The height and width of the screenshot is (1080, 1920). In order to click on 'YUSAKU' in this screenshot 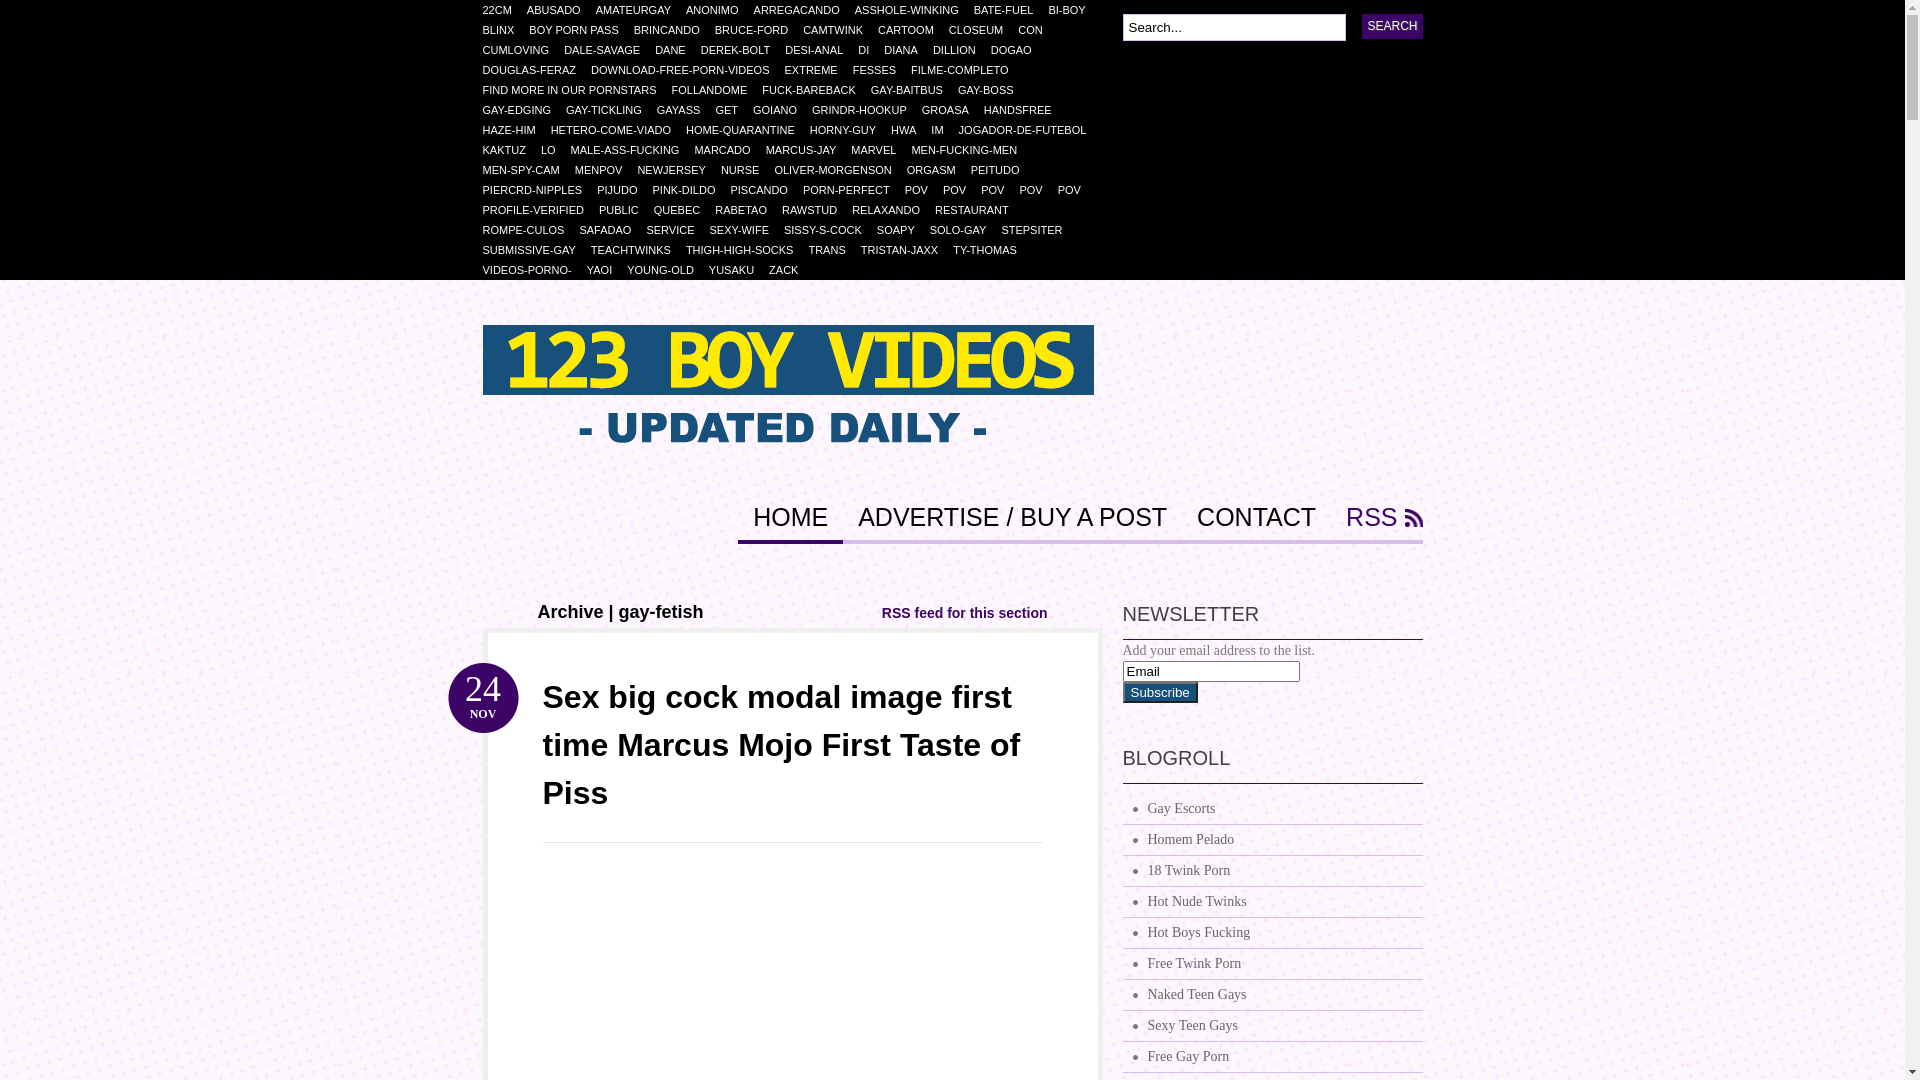, I will do `click(738, 270)`.